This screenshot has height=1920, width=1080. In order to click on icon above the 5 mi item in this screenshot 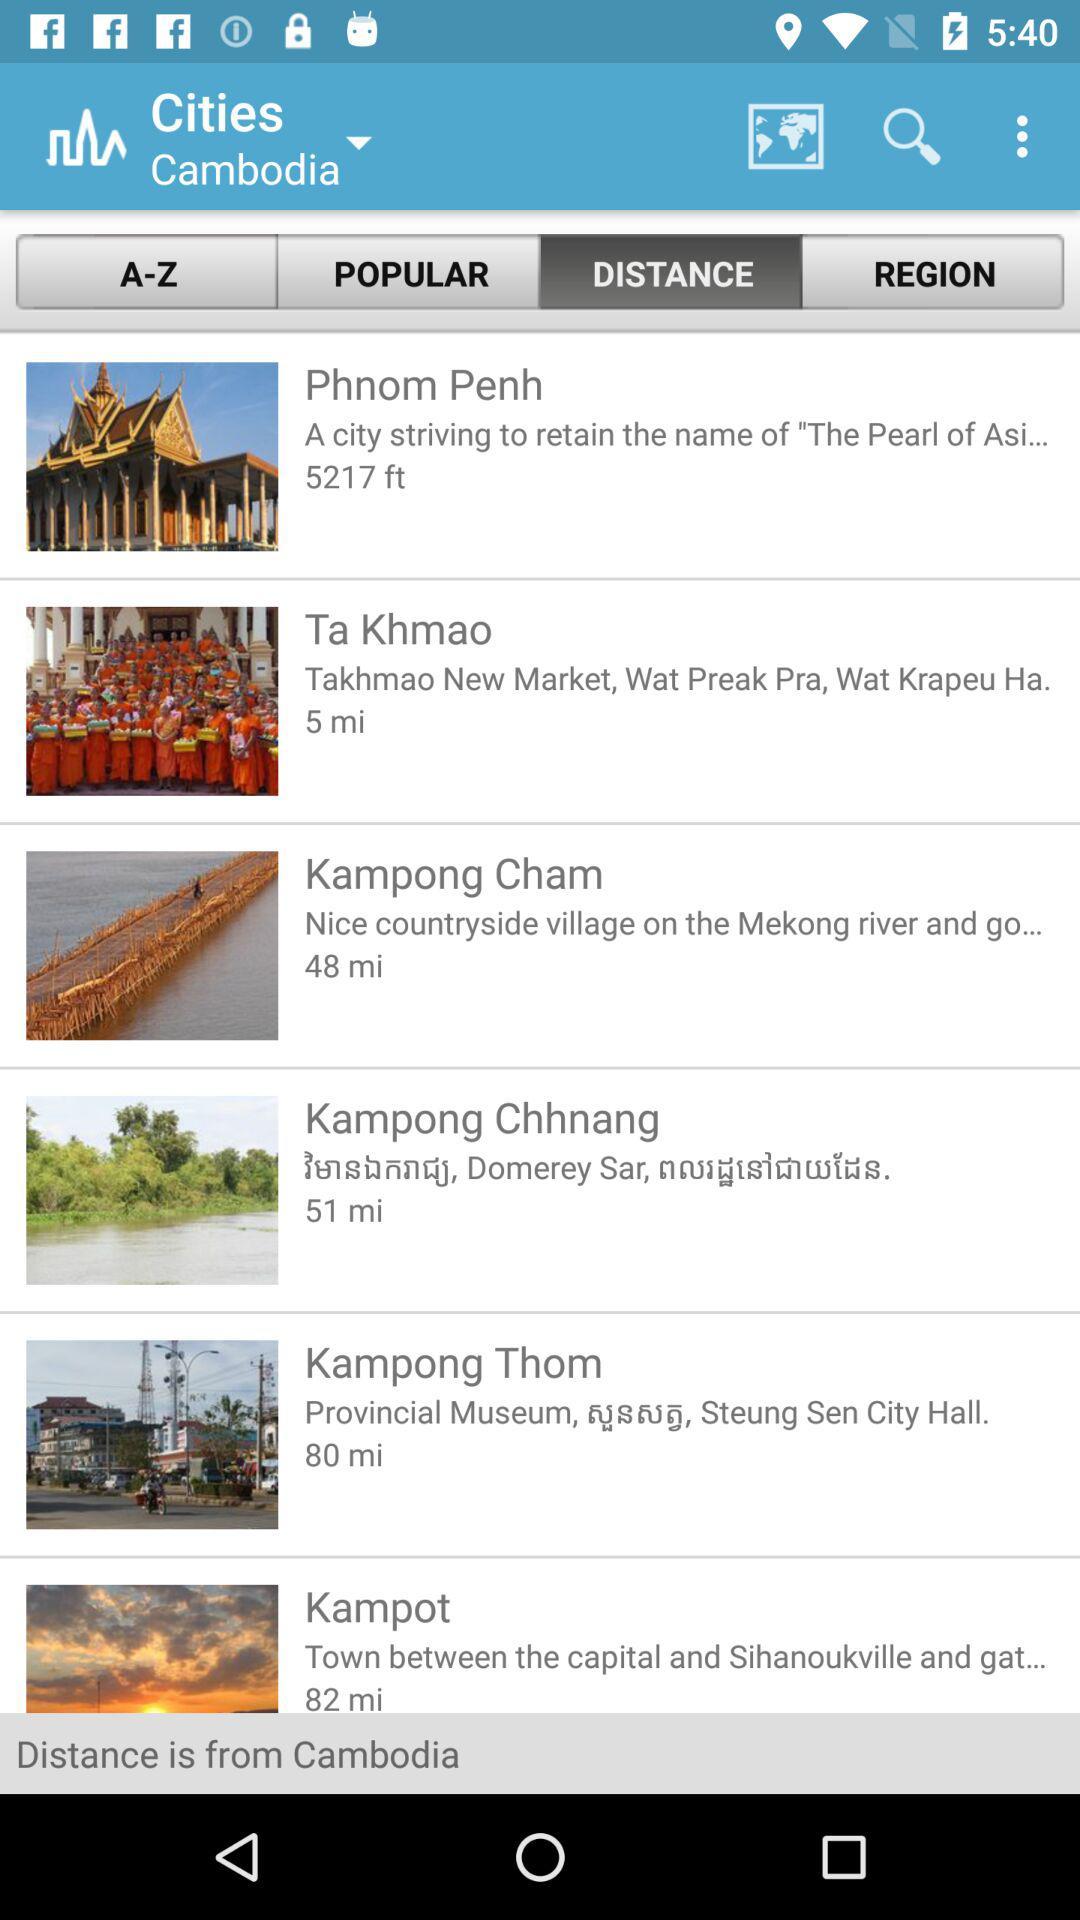, I will do `click(678, 677)`.